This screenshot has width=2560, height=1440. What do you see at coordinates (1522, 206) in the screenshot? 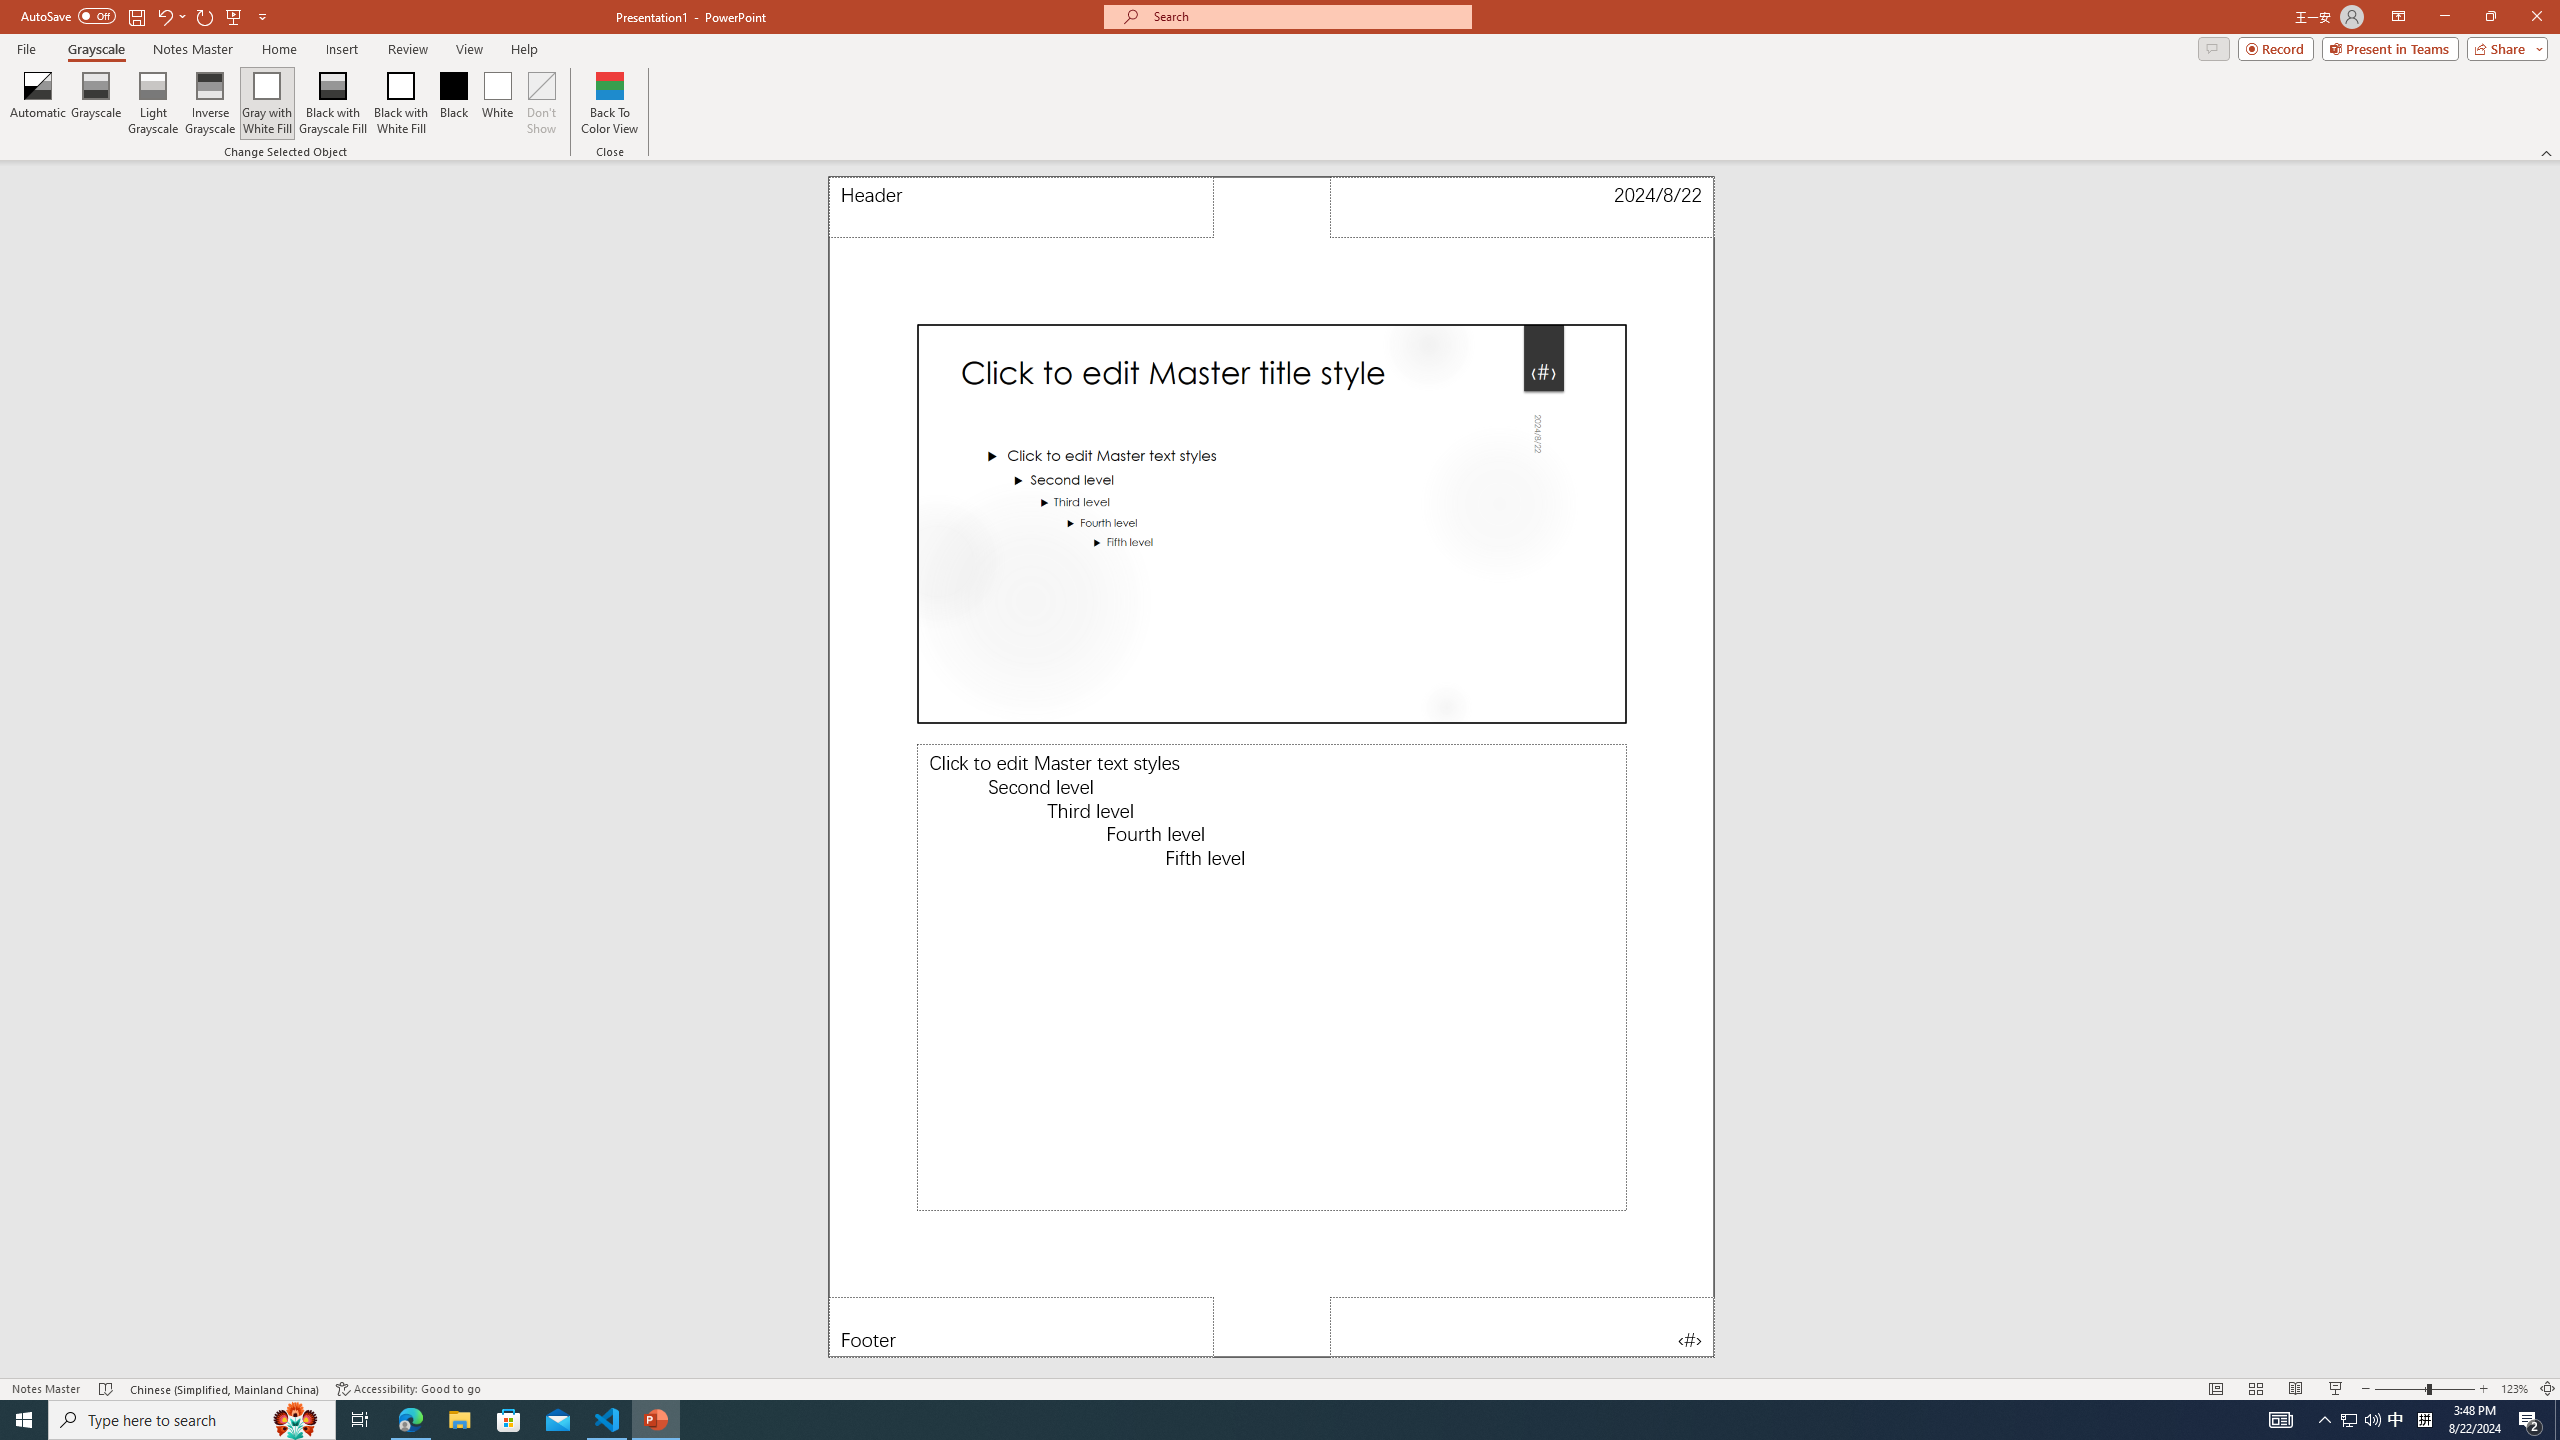
I see `'Date'` at bounding box center [1522, 206].